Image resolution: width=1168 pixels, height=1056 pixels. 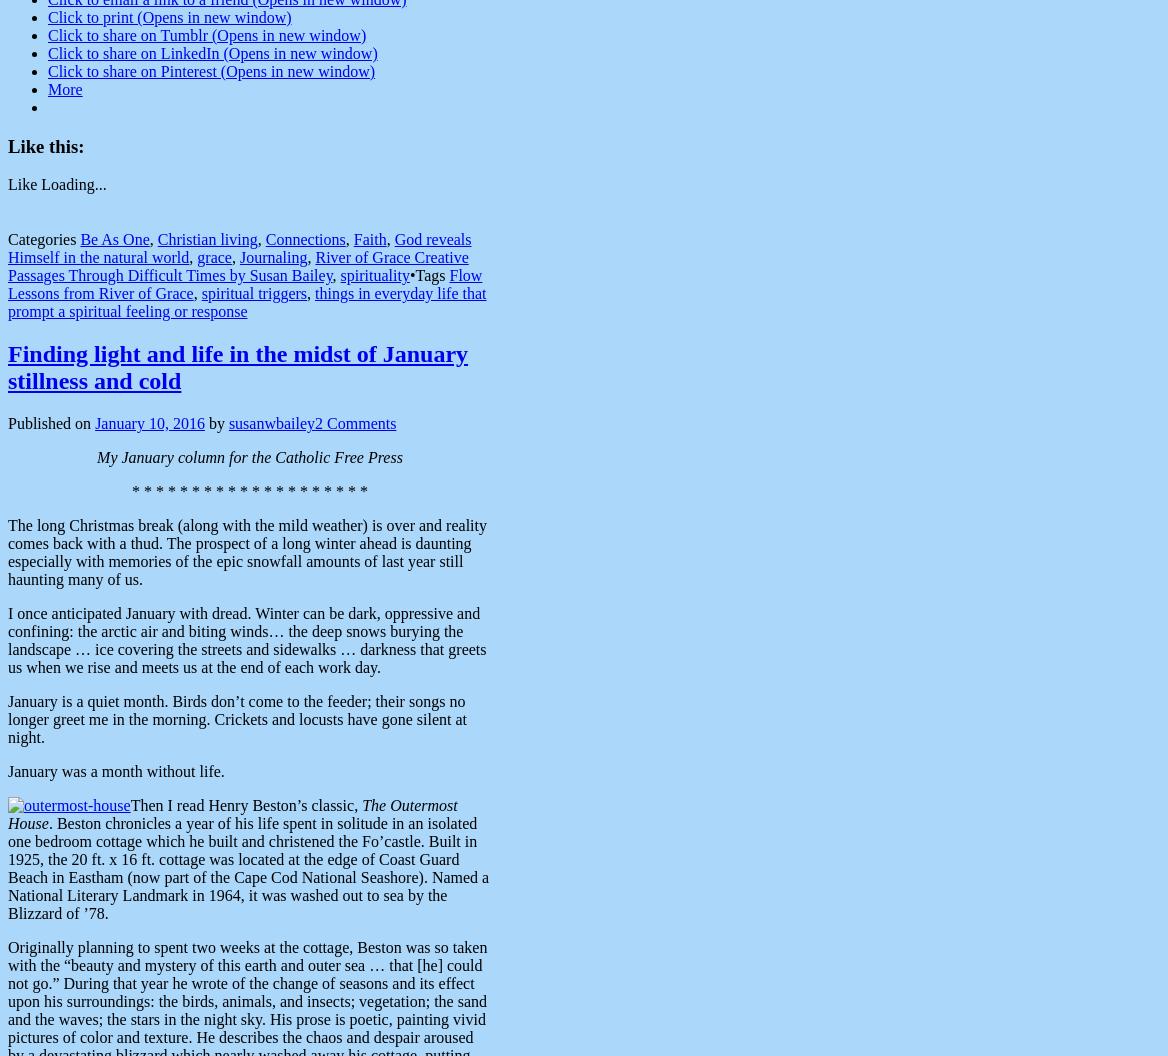 I want to click on 'My January column for the Catholic Free Press', so click(x=95, y=457).